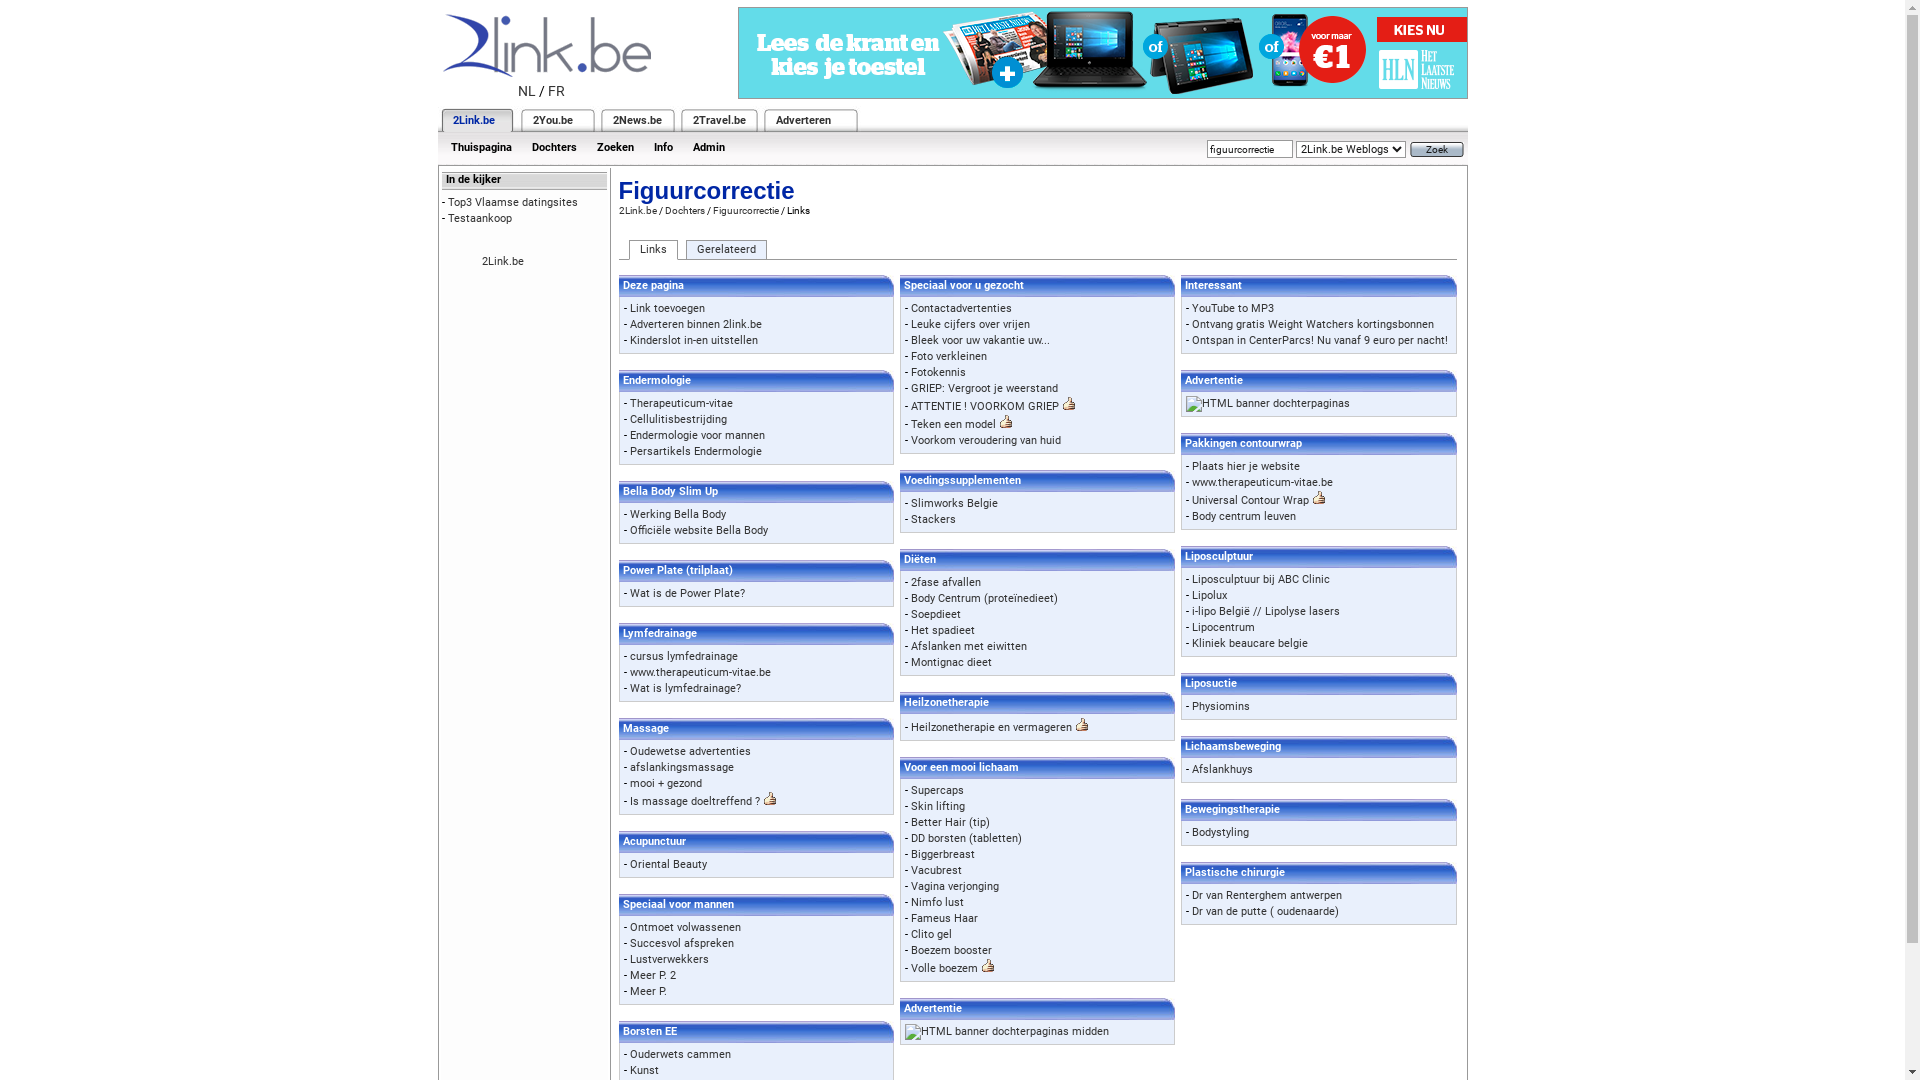 Image resolution: width=1920 pixels, height=1080 pixels. Describe the element at coordinates (961, 308) in the screenshot. I see `'Contactadvertenties'` at that location.